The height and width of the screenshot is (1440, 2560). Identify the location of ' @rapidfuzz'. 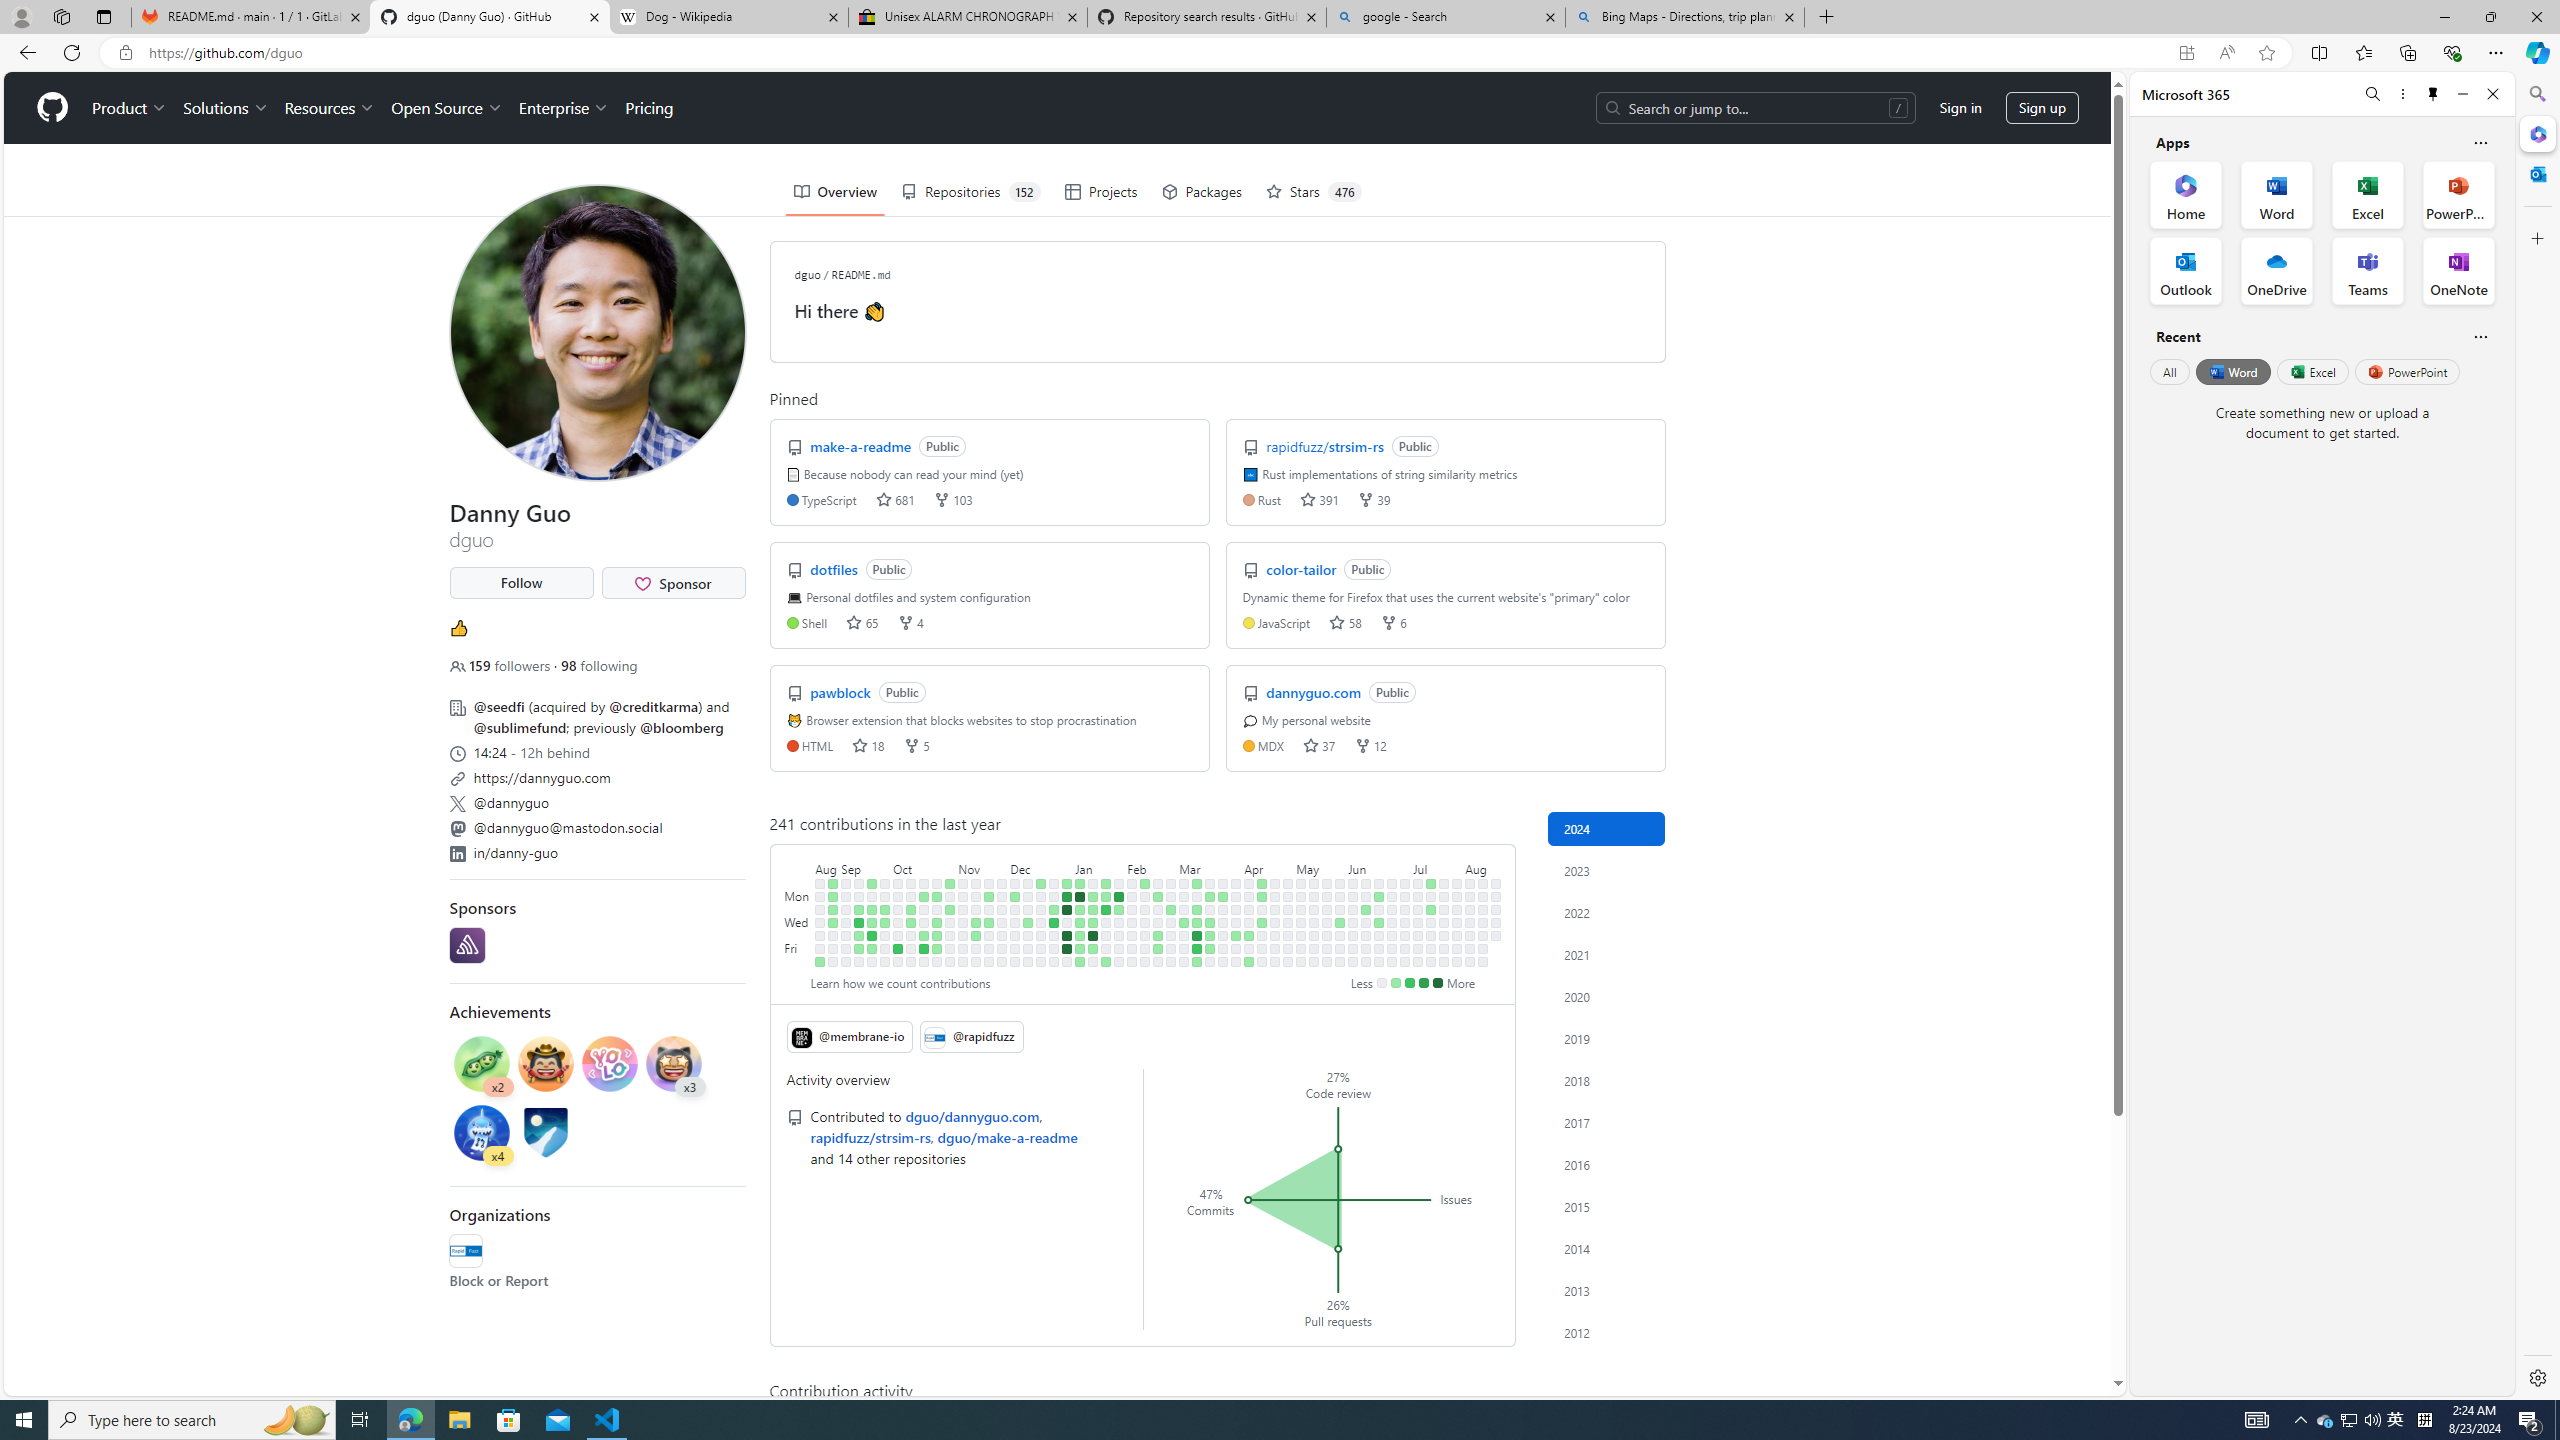
(970, 1035).